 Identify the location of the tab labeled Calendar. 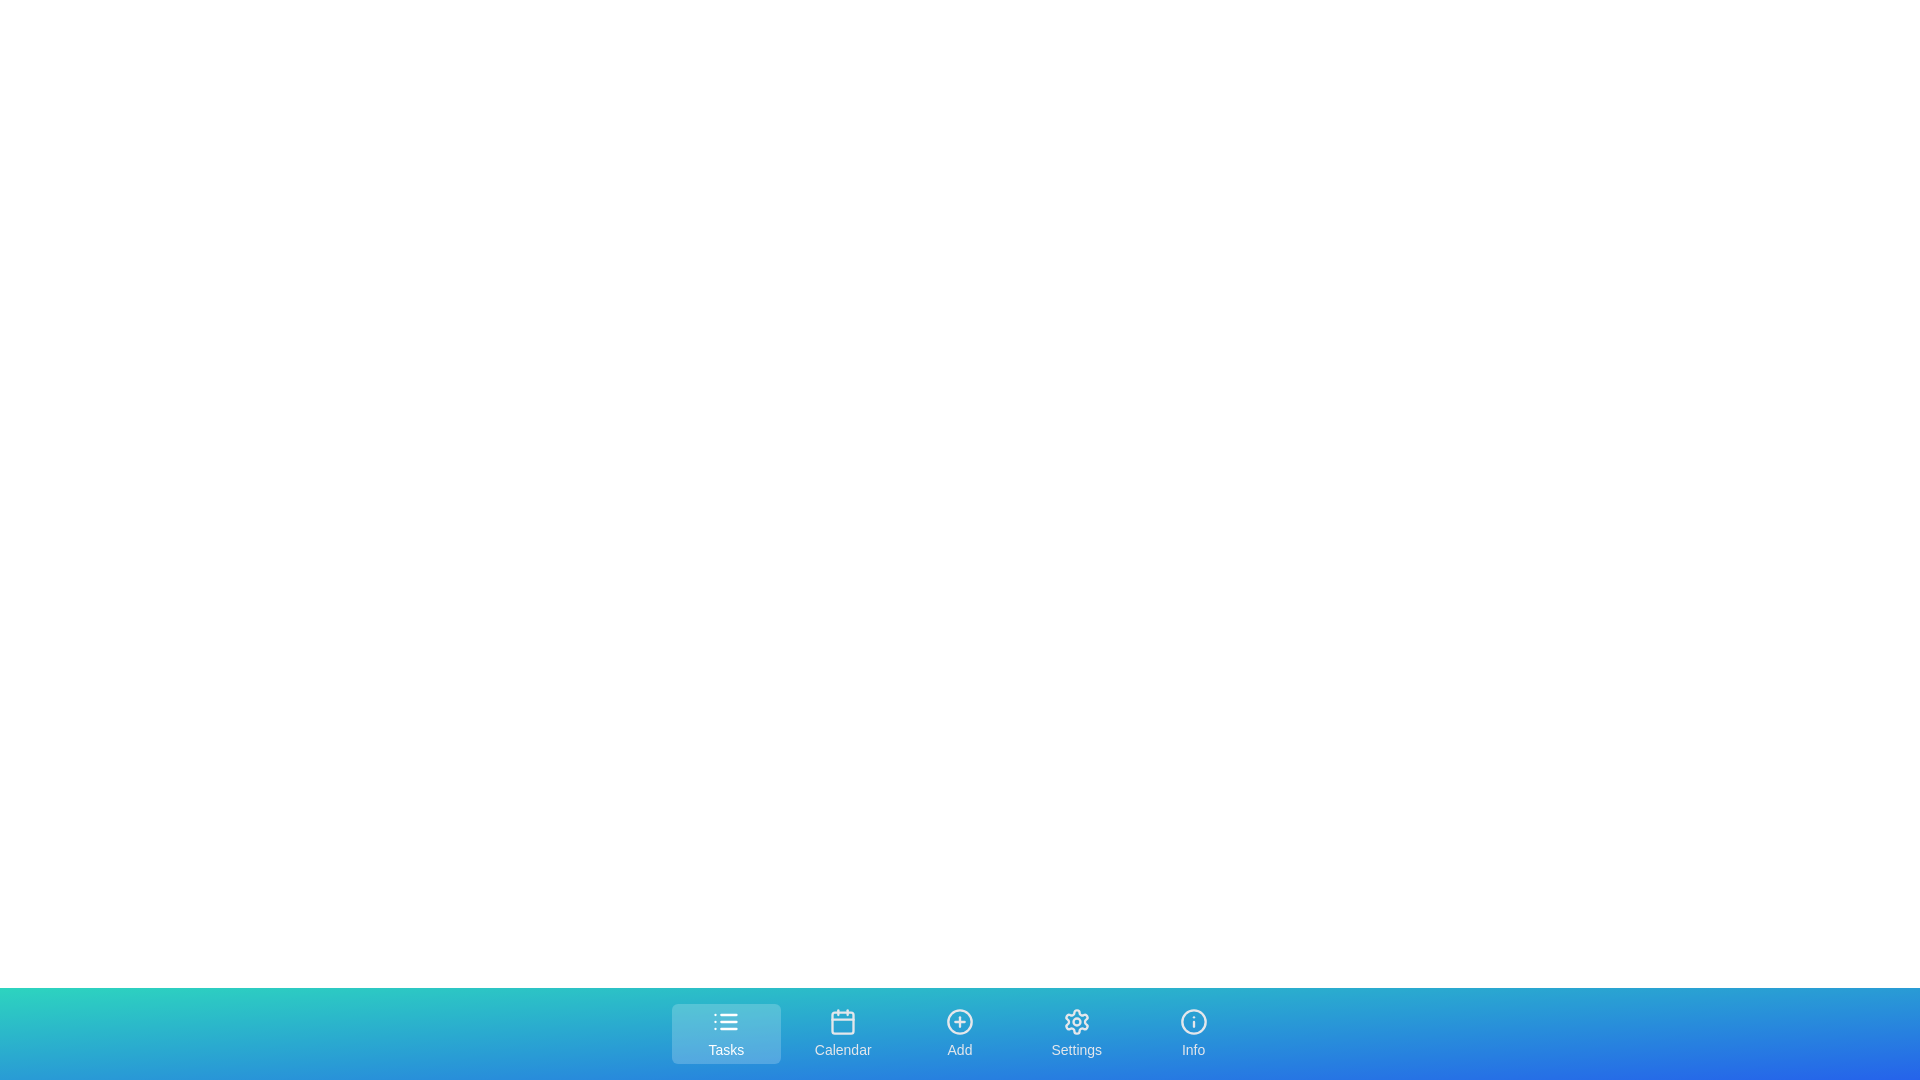
(843, 1033).